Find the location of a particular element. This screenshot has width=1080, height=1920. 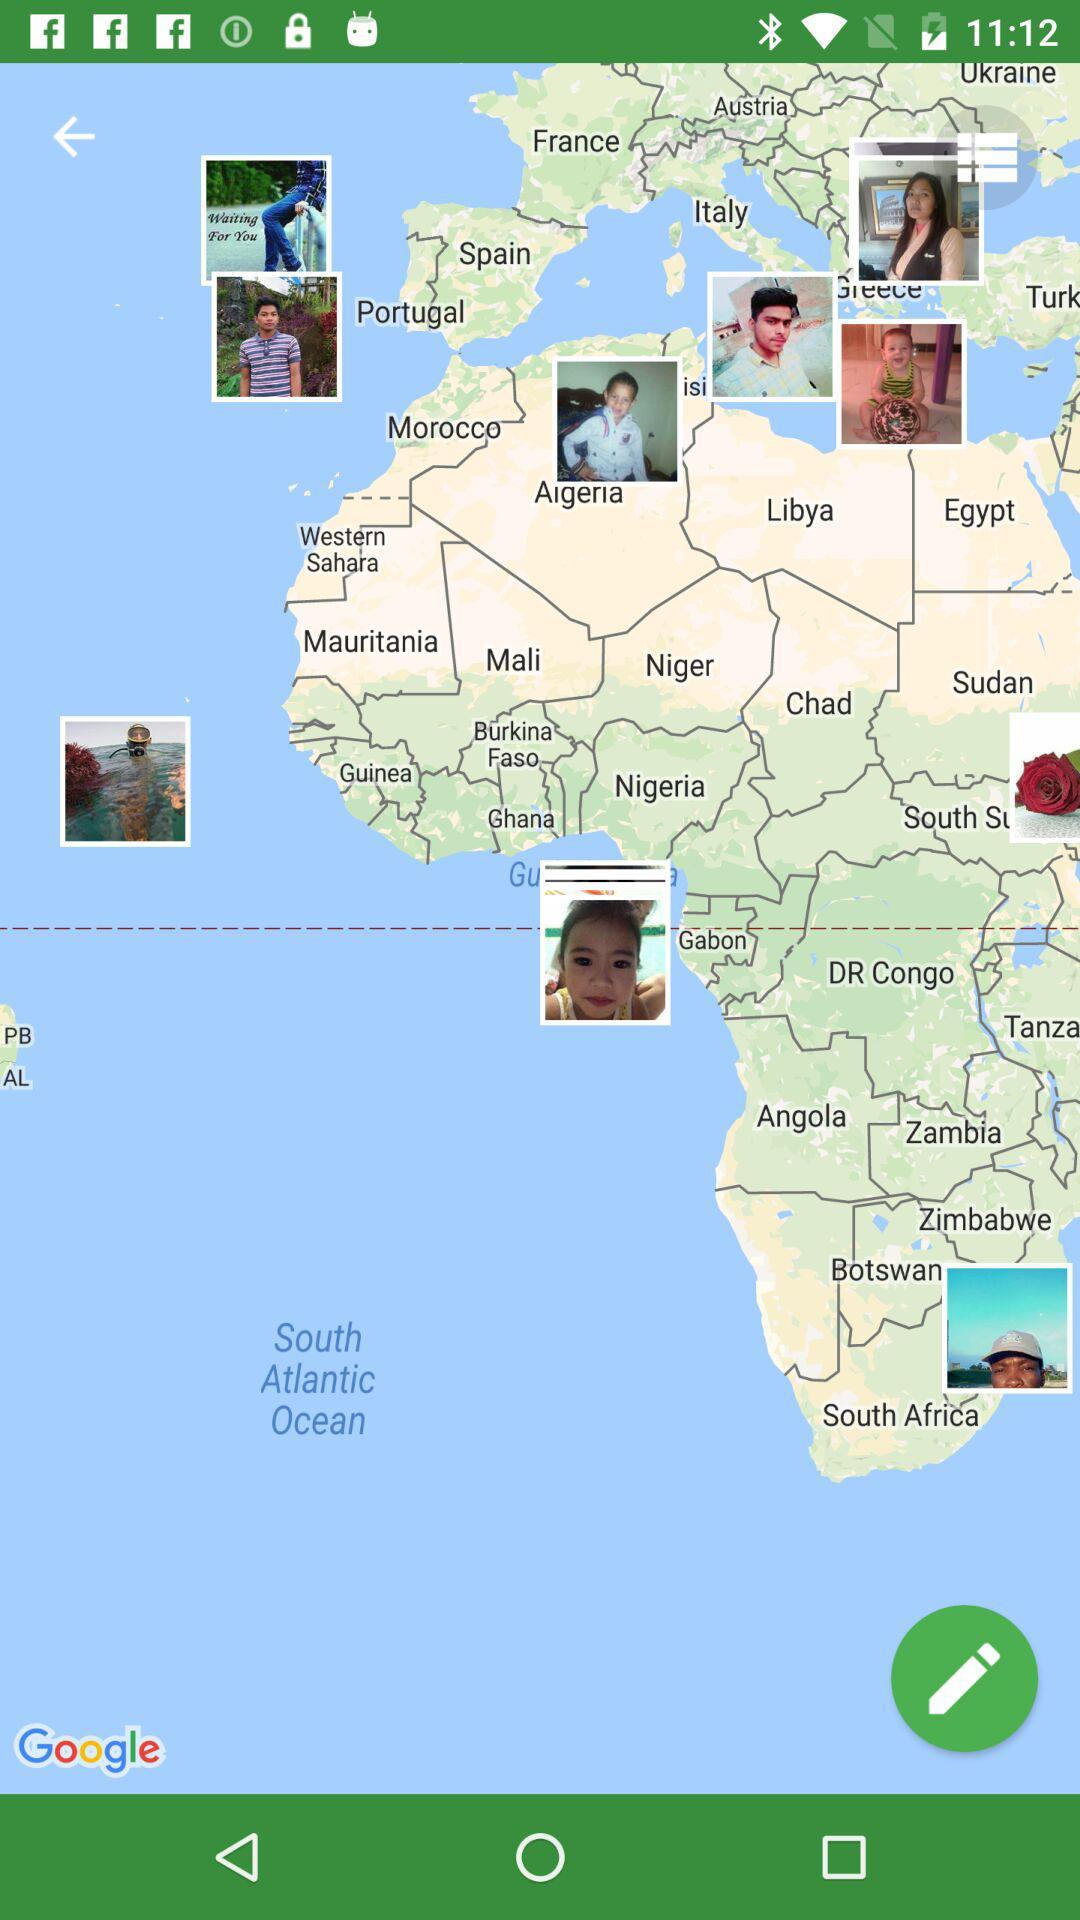

previous is located at coordinates (72, 135).